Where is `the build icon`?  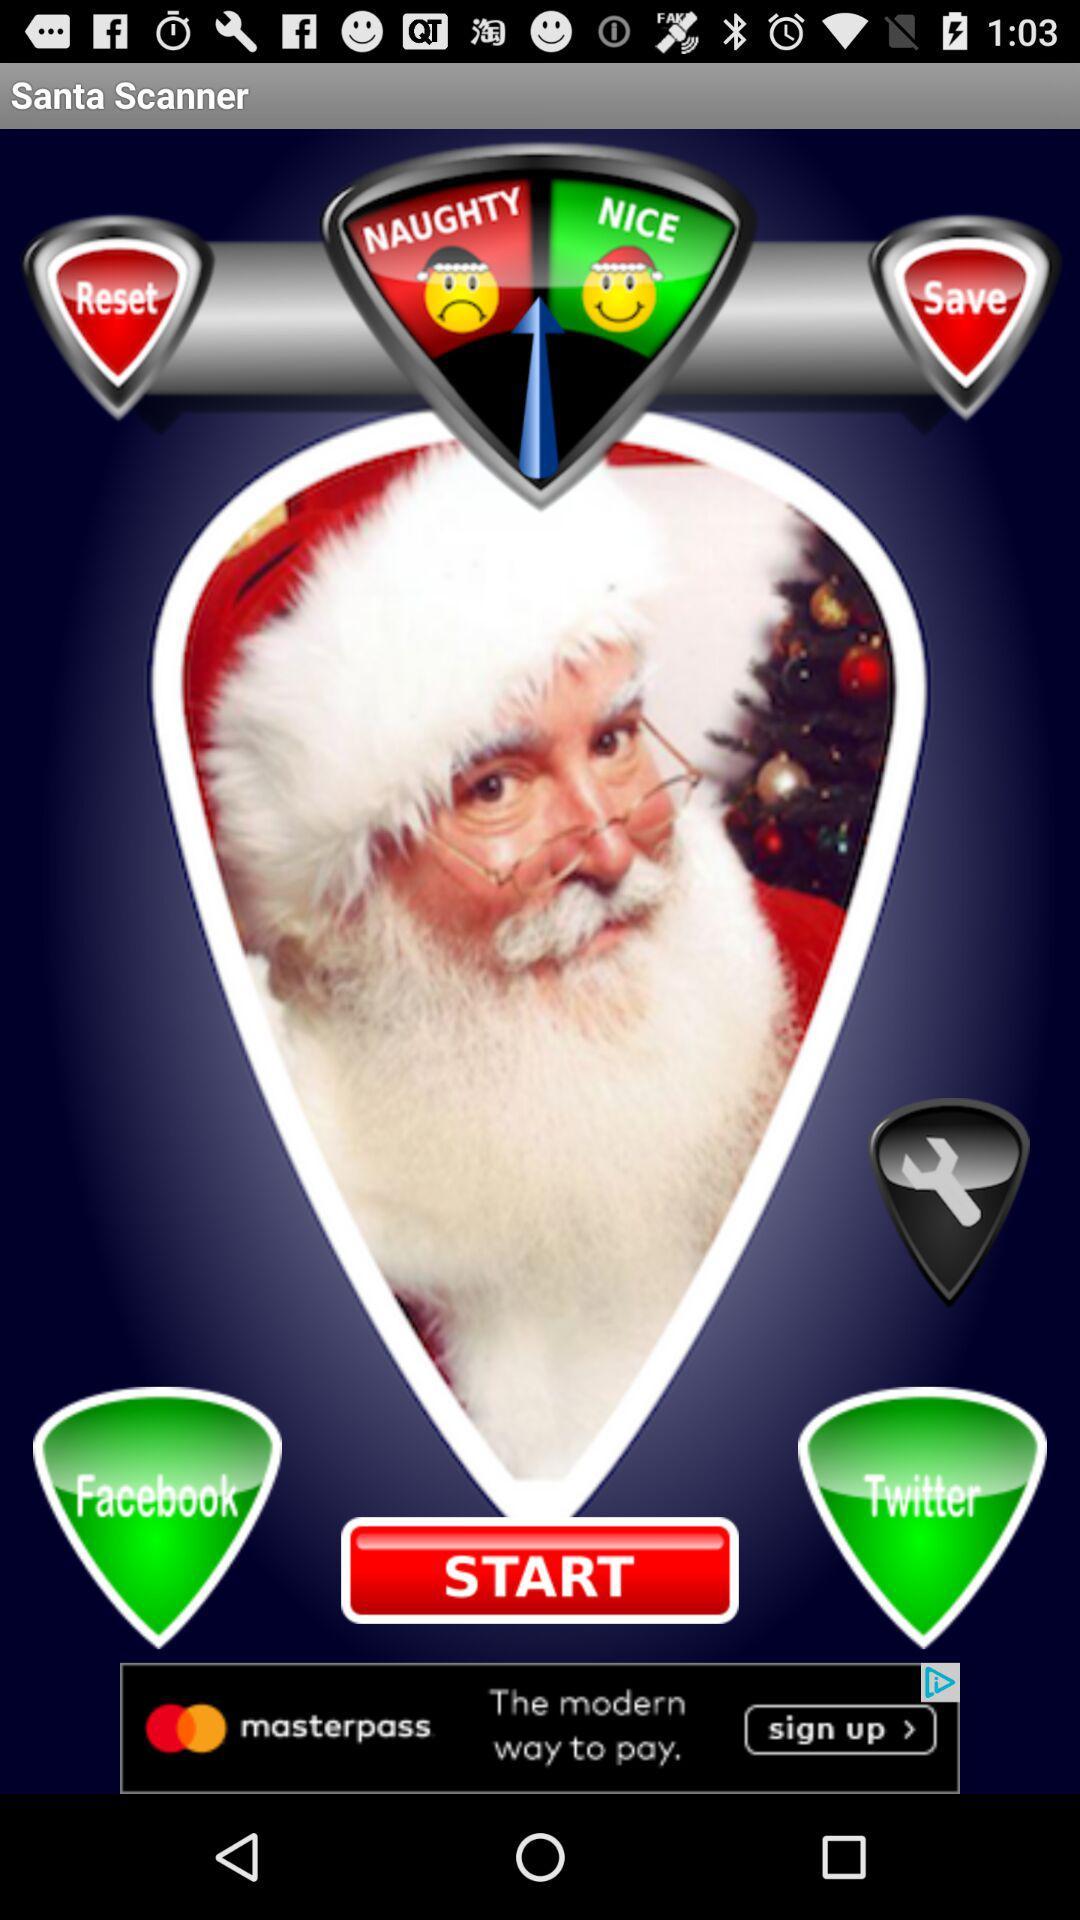 the build icon is located at coordinates (947, 1287).